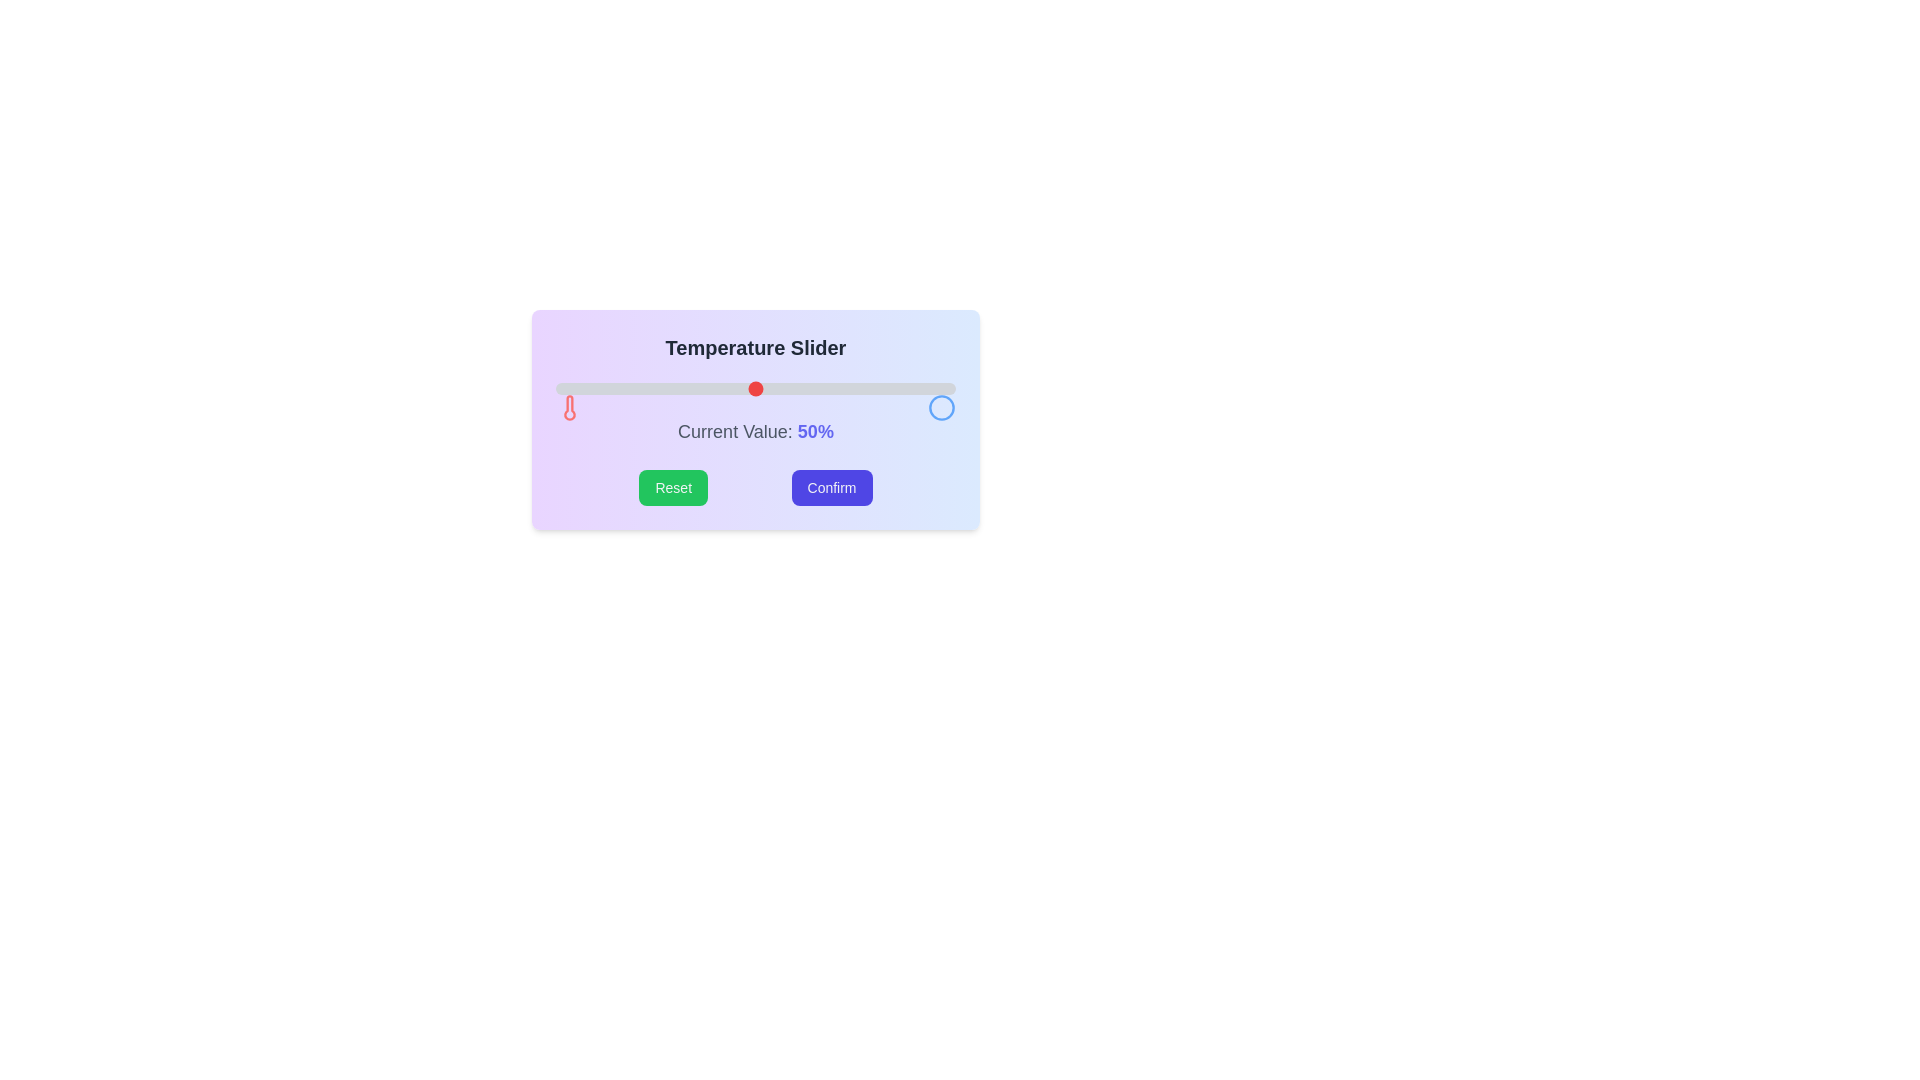 This screenshot has height=1080, width=1920. Describe the element at coordinates (673, 488) in the screenshot. I see `the 'Reset' button to reset the slider value to 0` at that location.